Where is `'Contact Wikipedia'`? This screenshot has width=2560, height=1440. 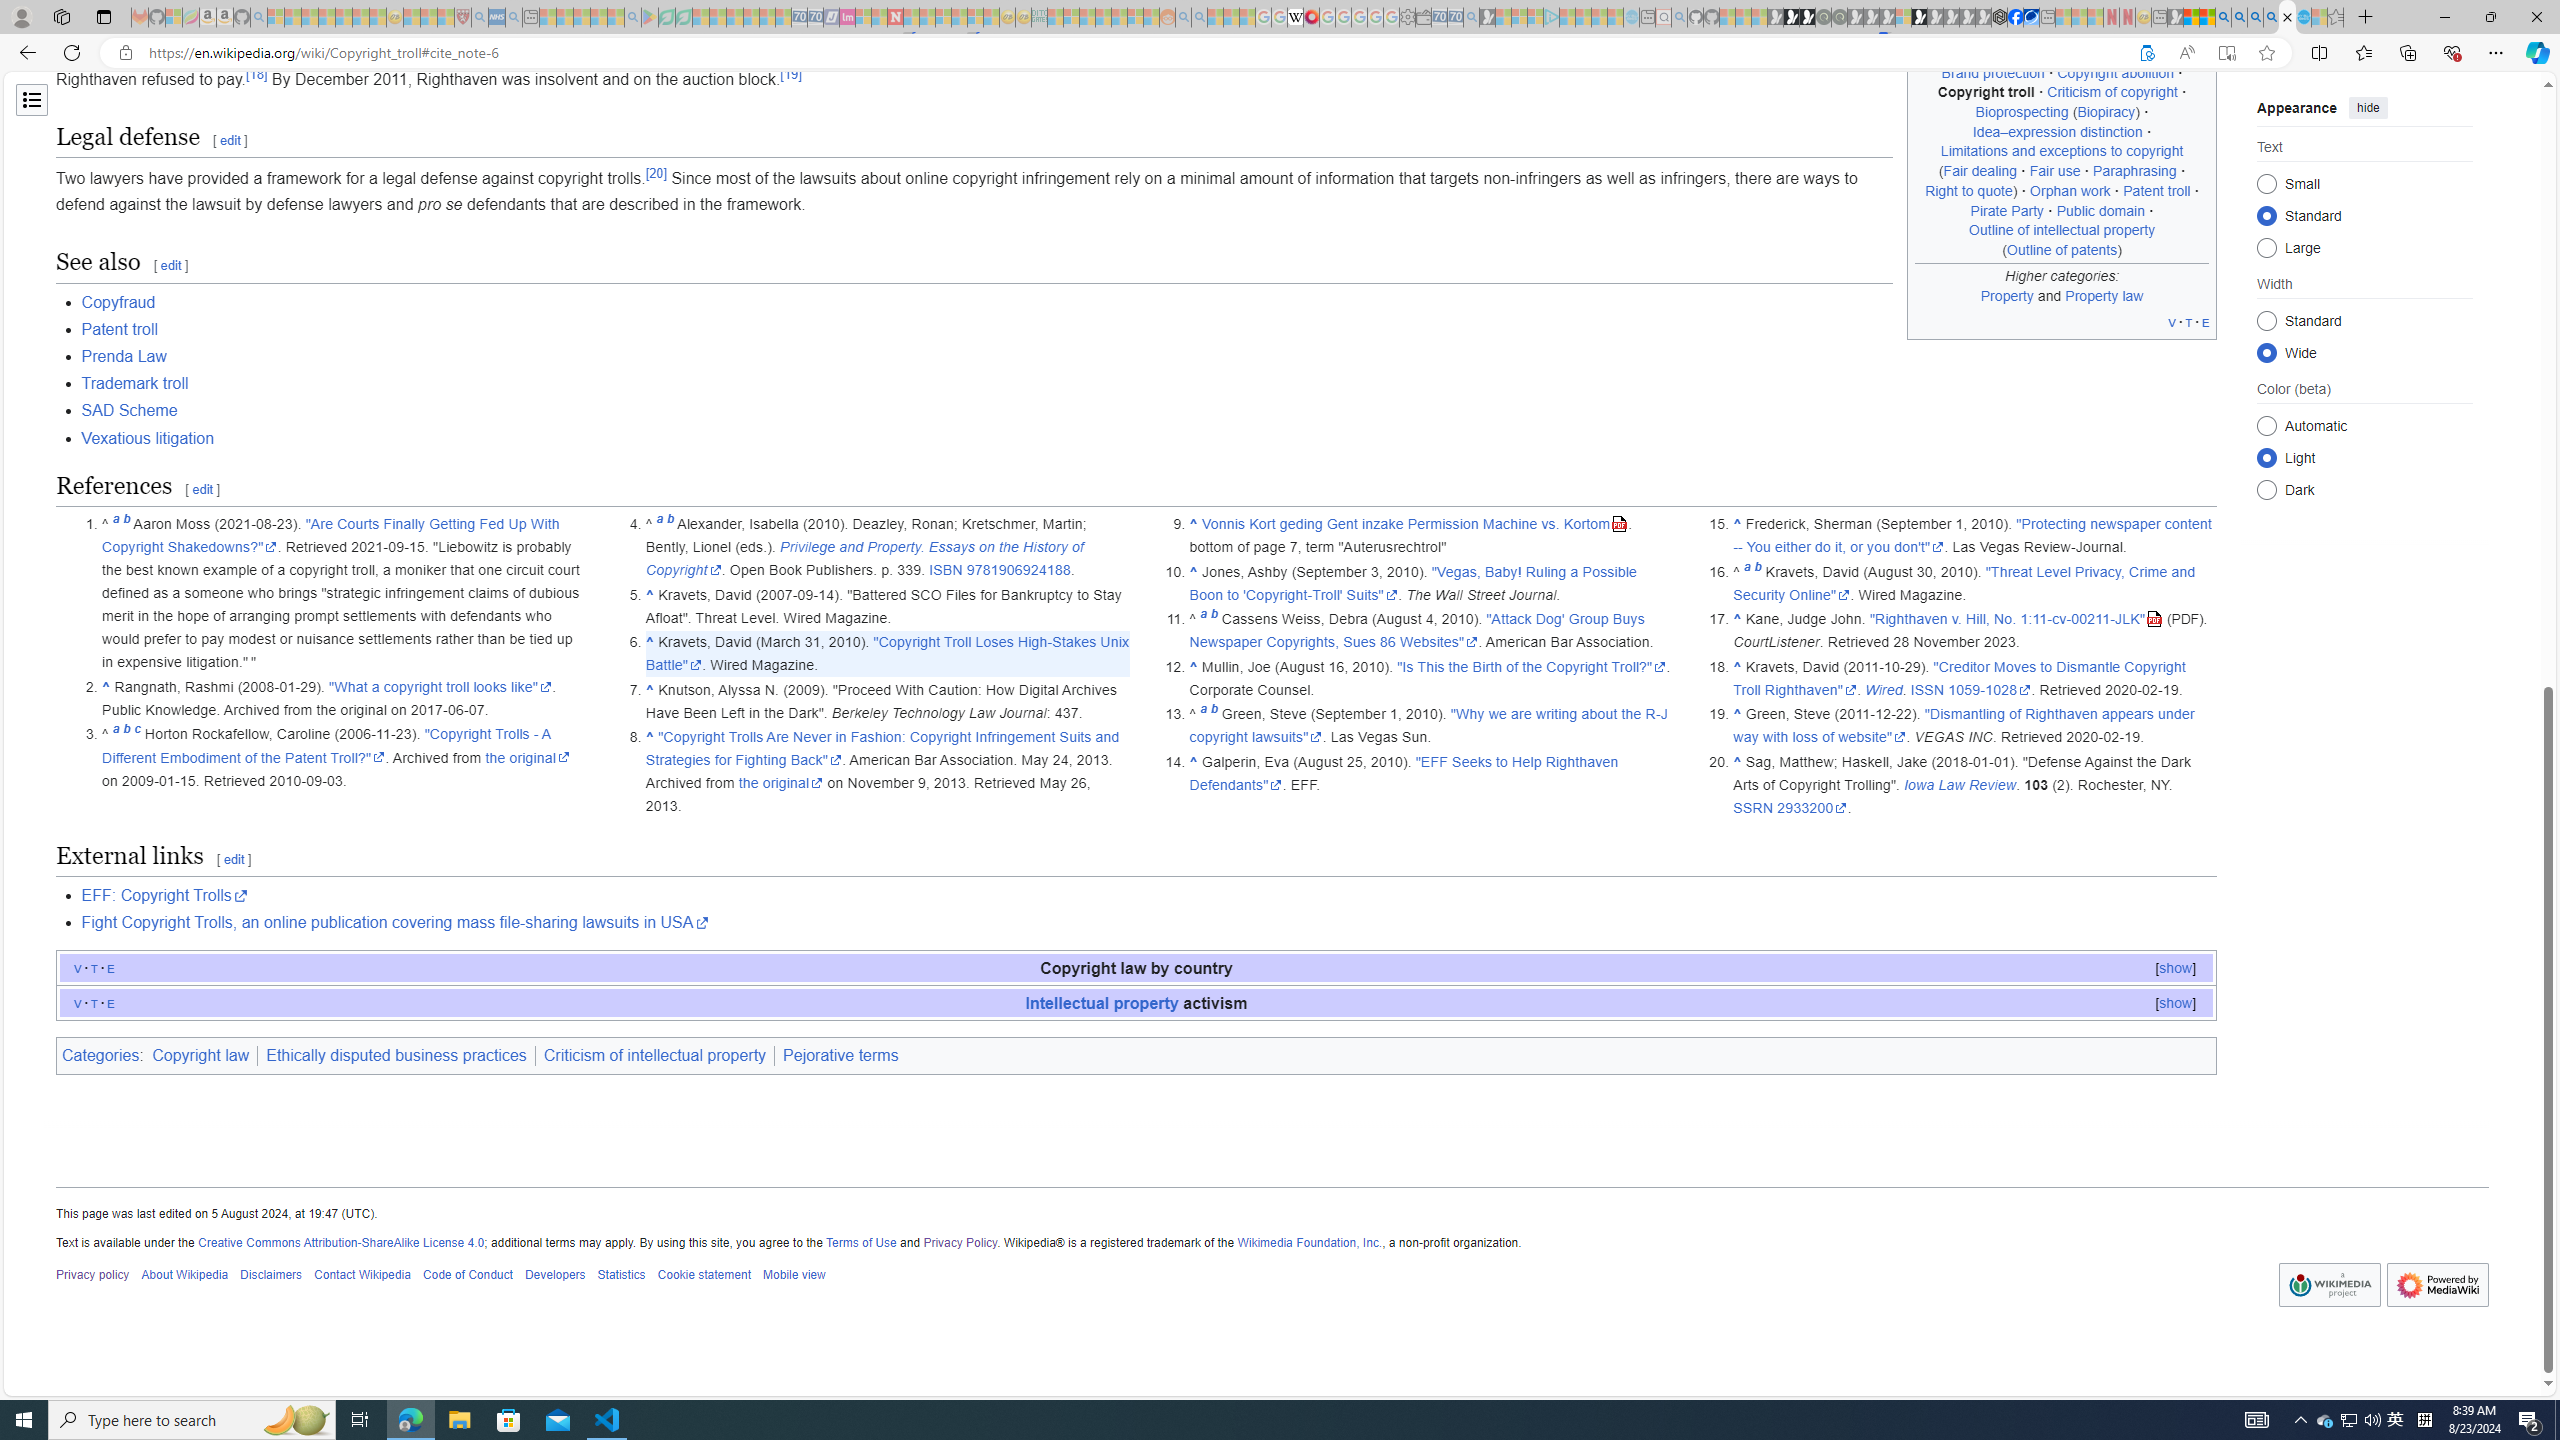 'Contact Wikipedia' is located at coordinates (362, 1275).